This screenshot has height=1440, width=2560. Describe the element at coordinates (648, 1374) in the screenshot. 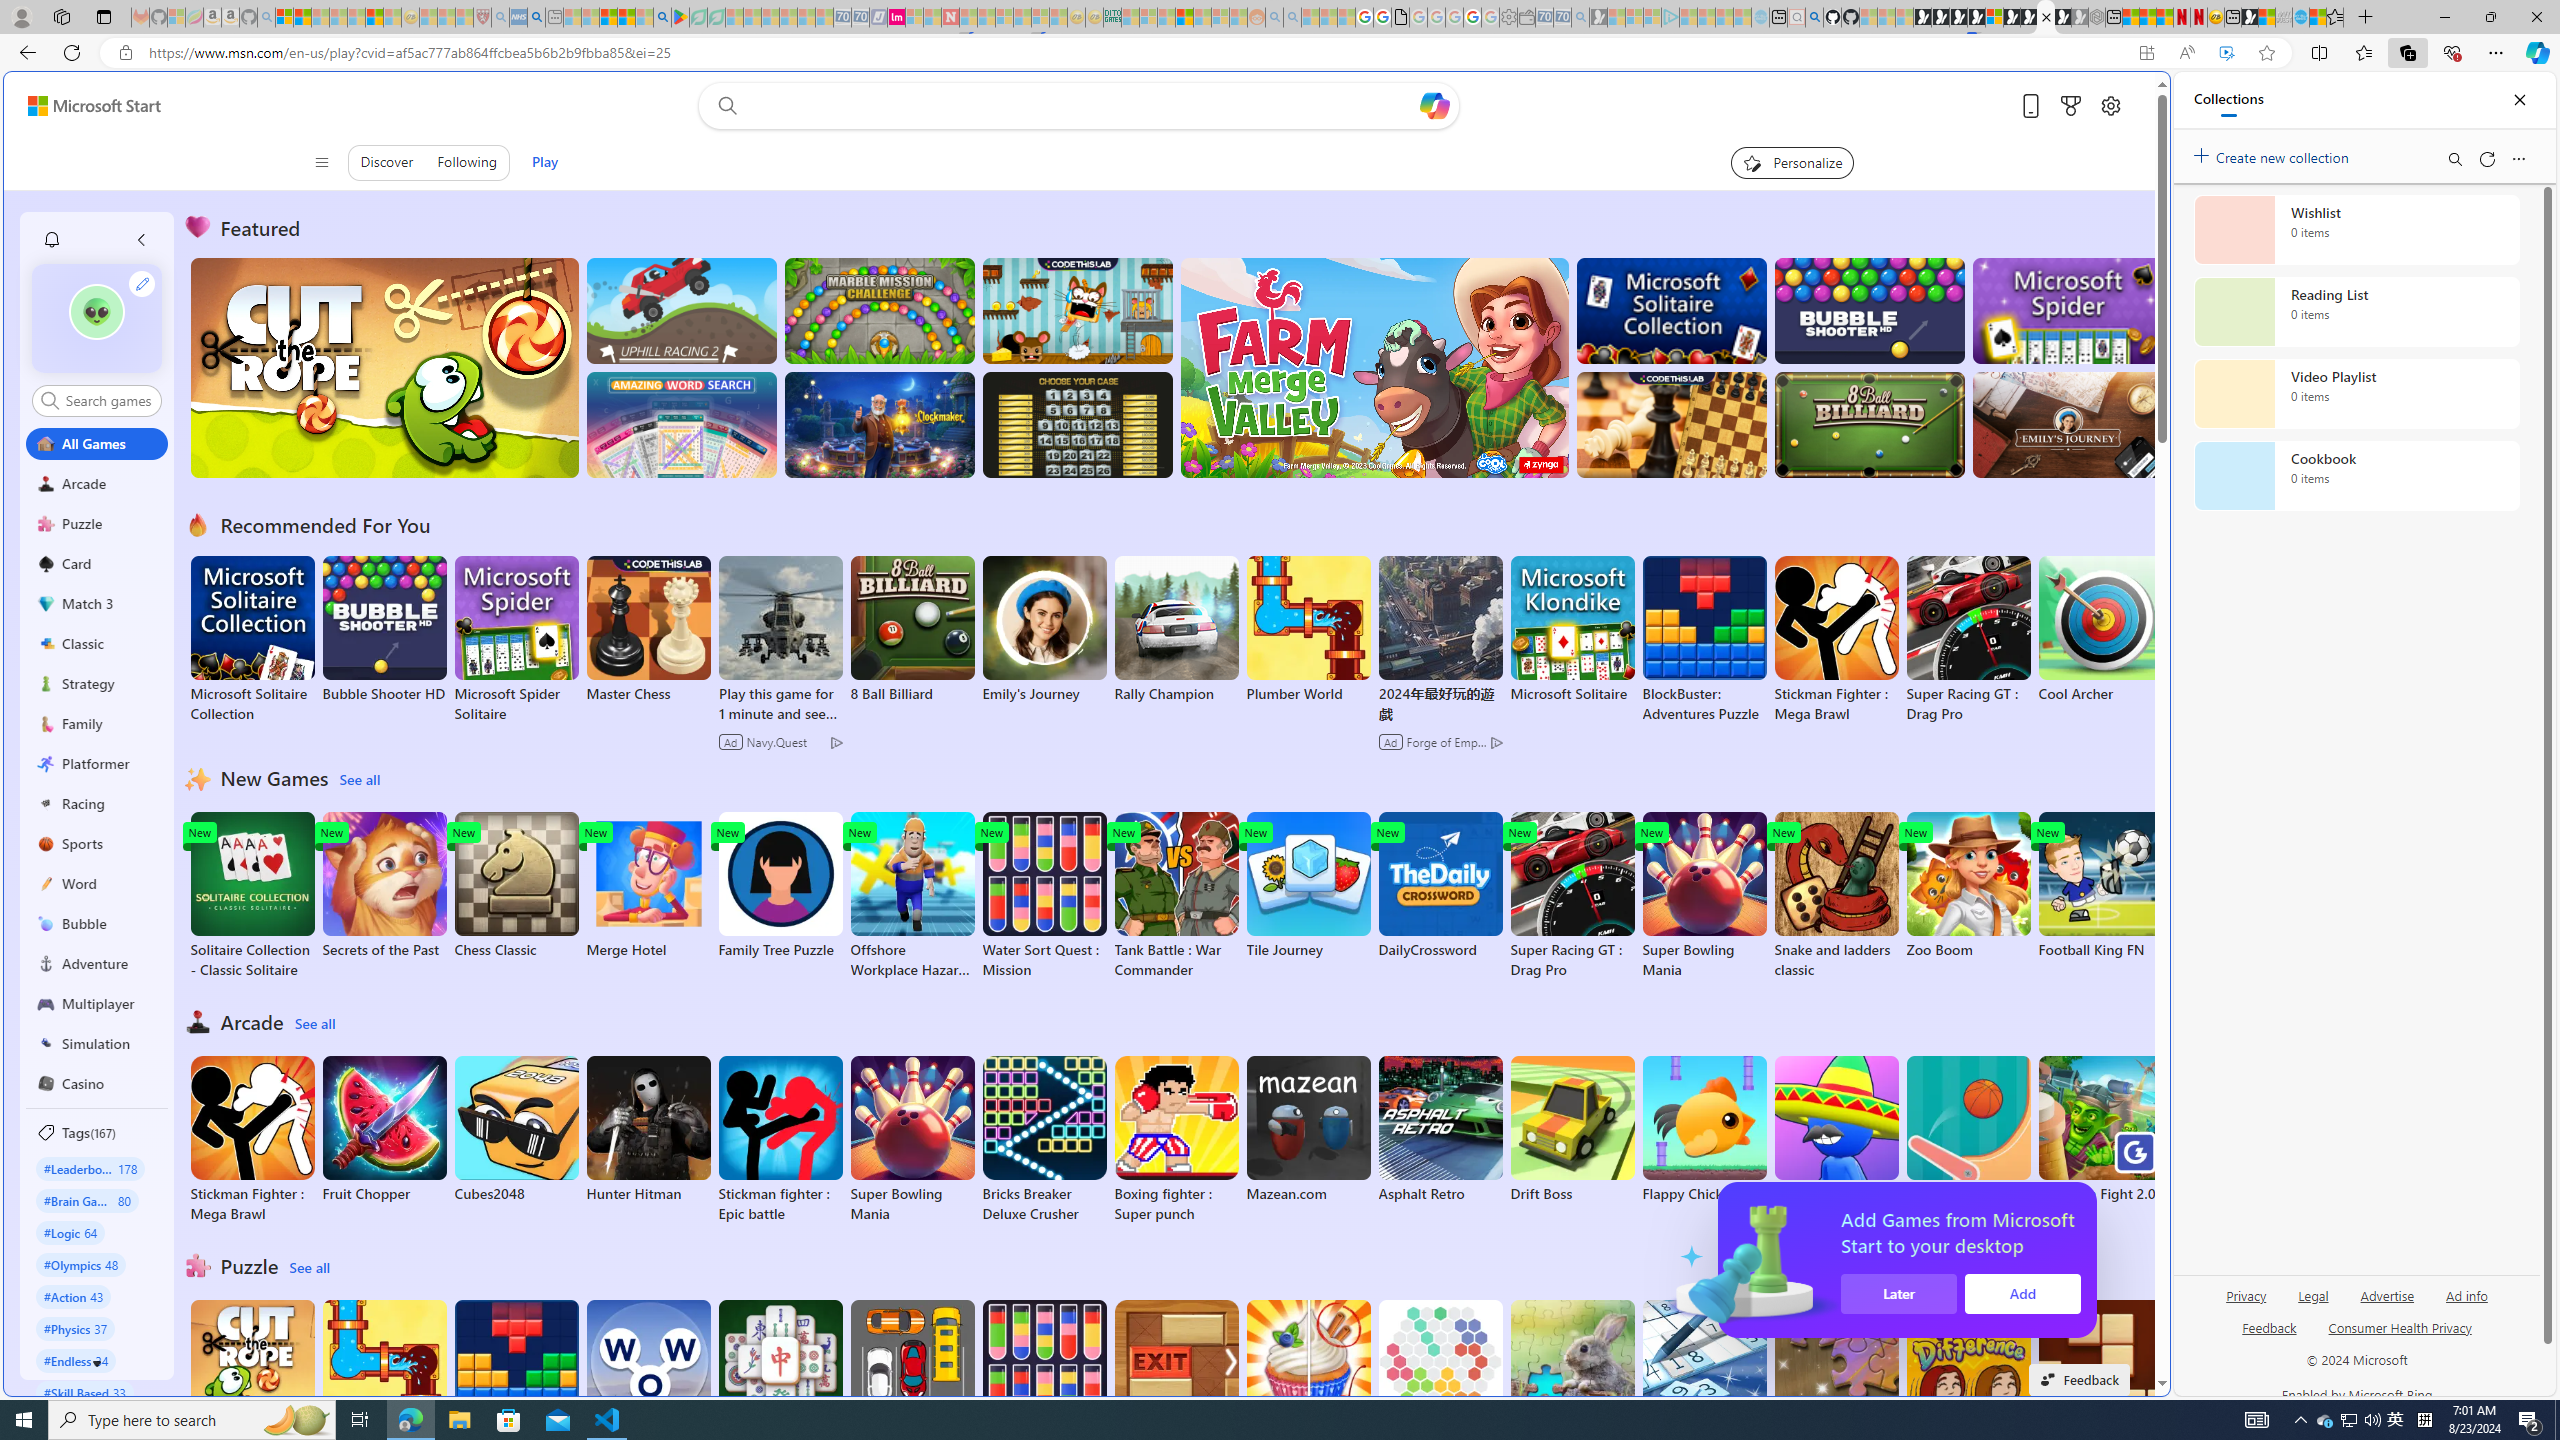

I see `'Words of Wonders'` at that location.